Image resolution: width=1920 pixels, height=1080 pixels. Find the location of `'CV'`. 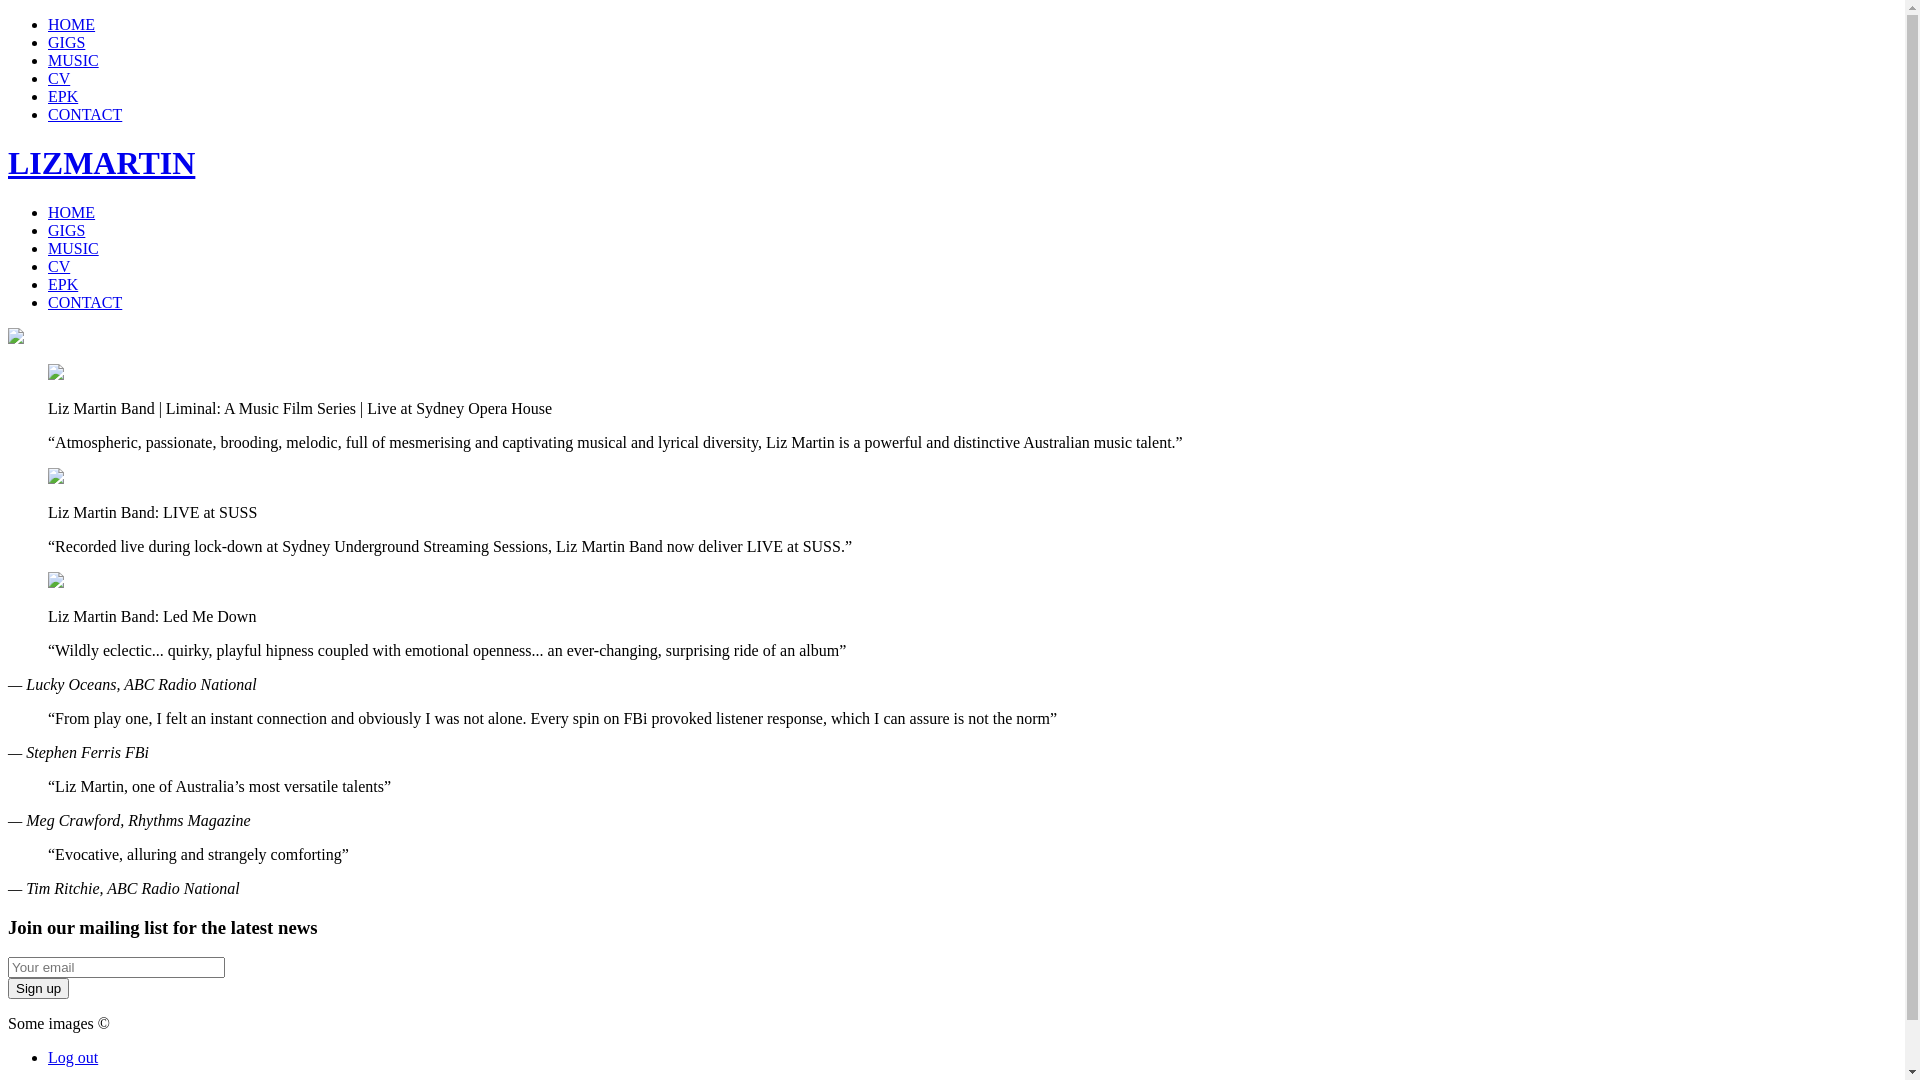

'CV' is located at coordinates (48, 77).